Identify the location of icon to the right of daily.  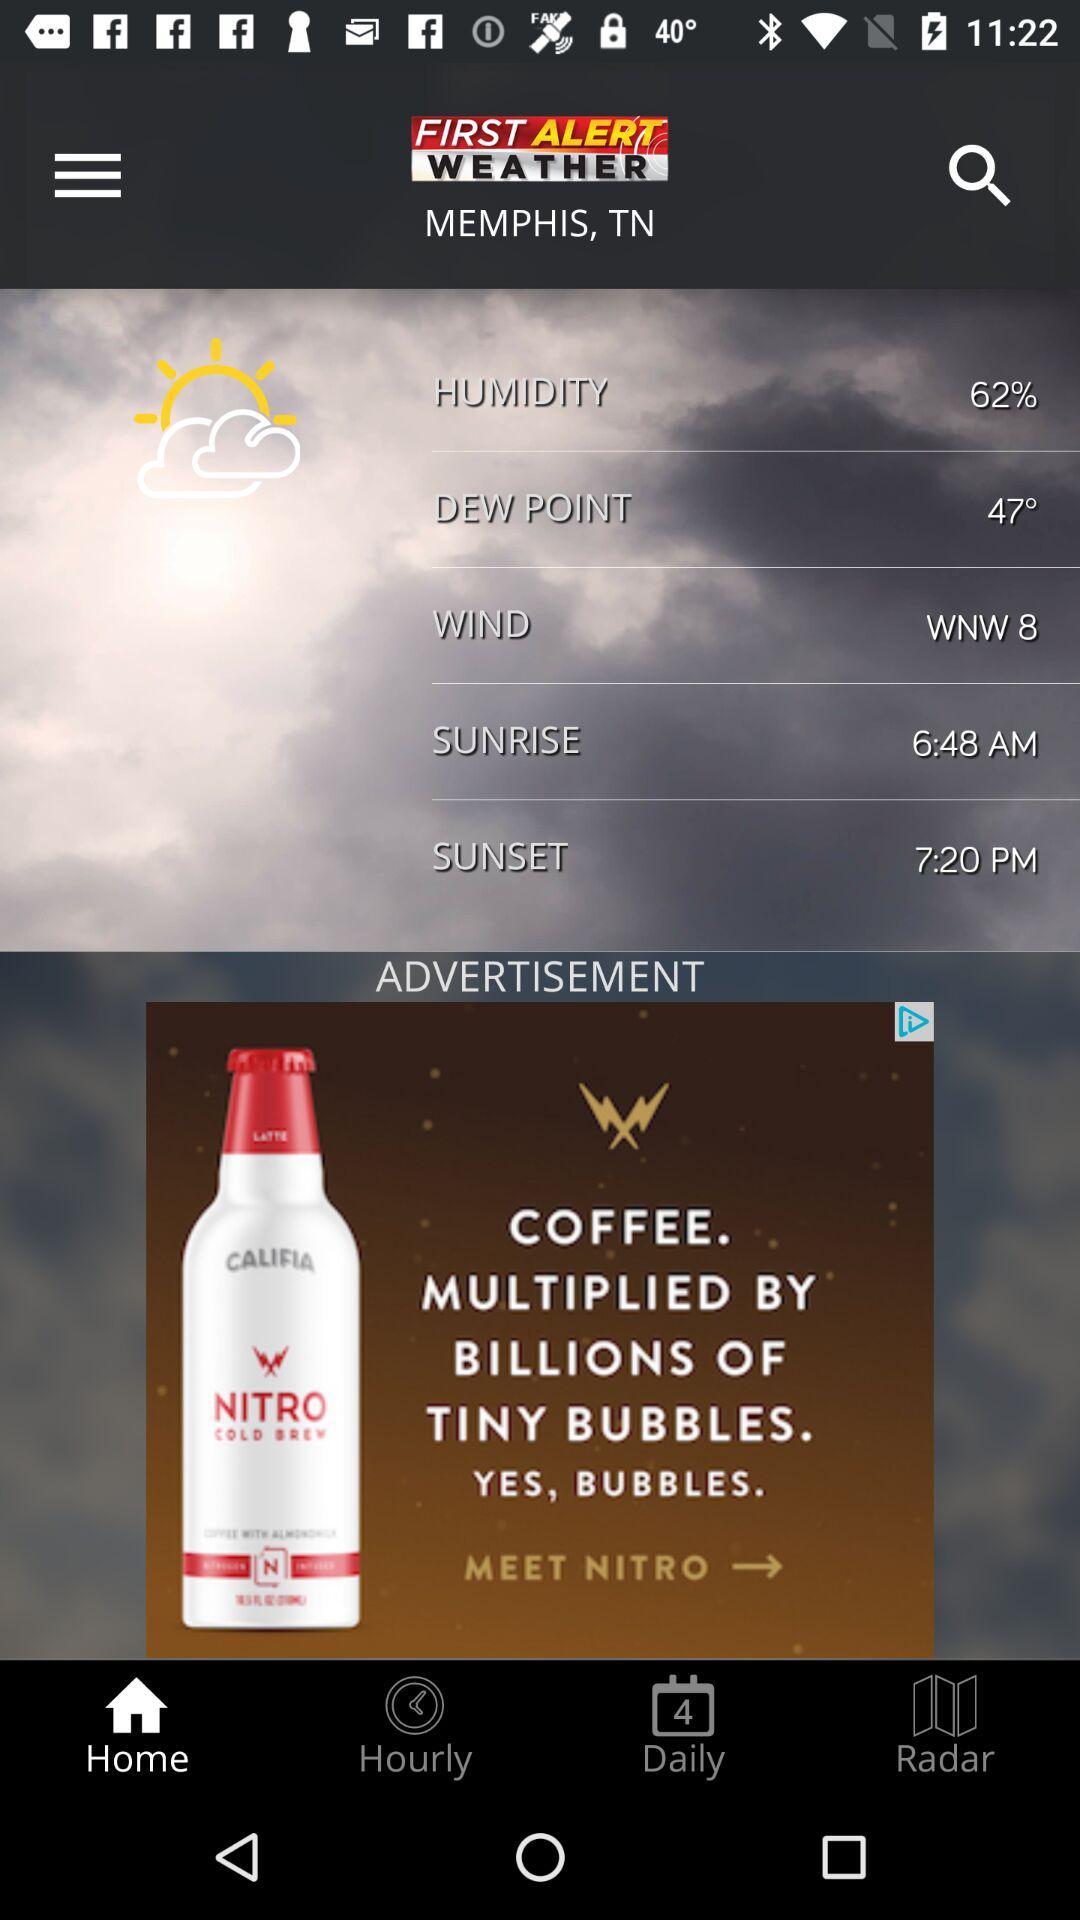
(945, 1726).